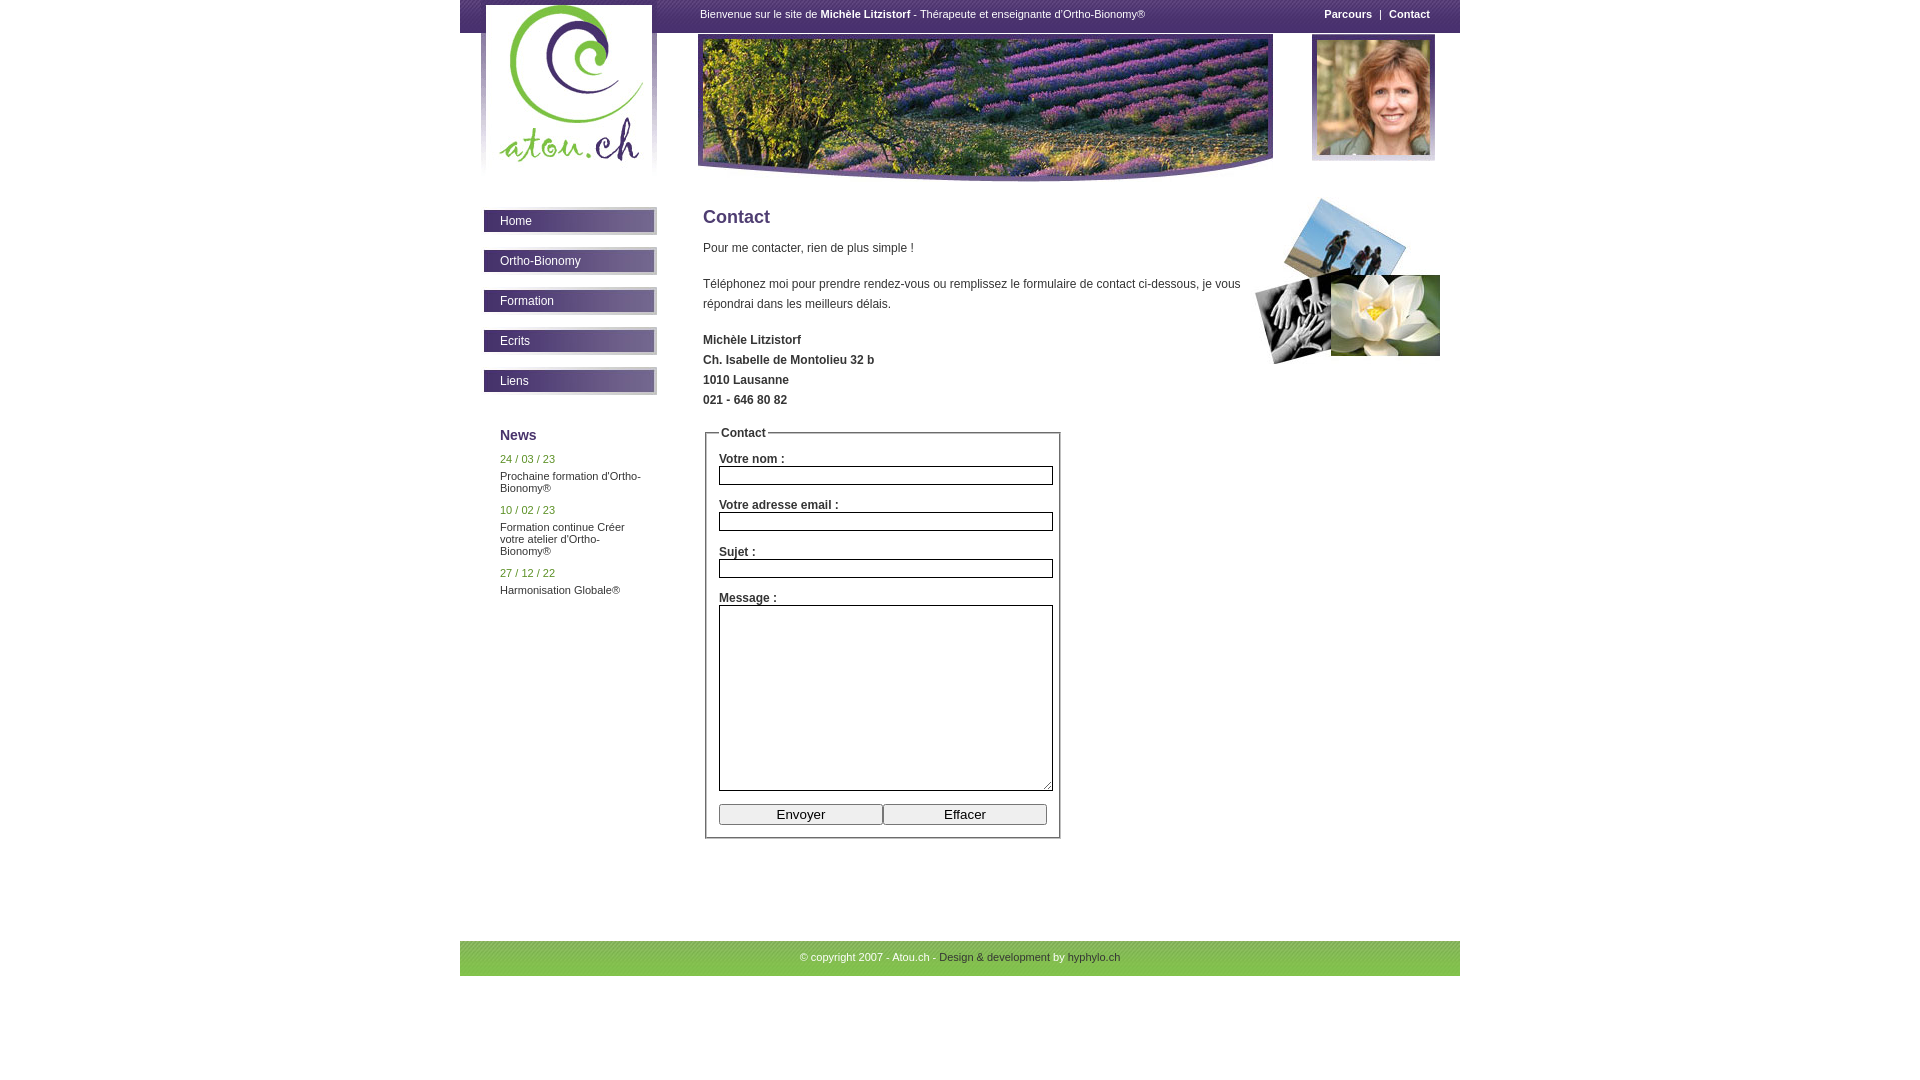  I want to click on 'Ecrits', so click(568, 339).